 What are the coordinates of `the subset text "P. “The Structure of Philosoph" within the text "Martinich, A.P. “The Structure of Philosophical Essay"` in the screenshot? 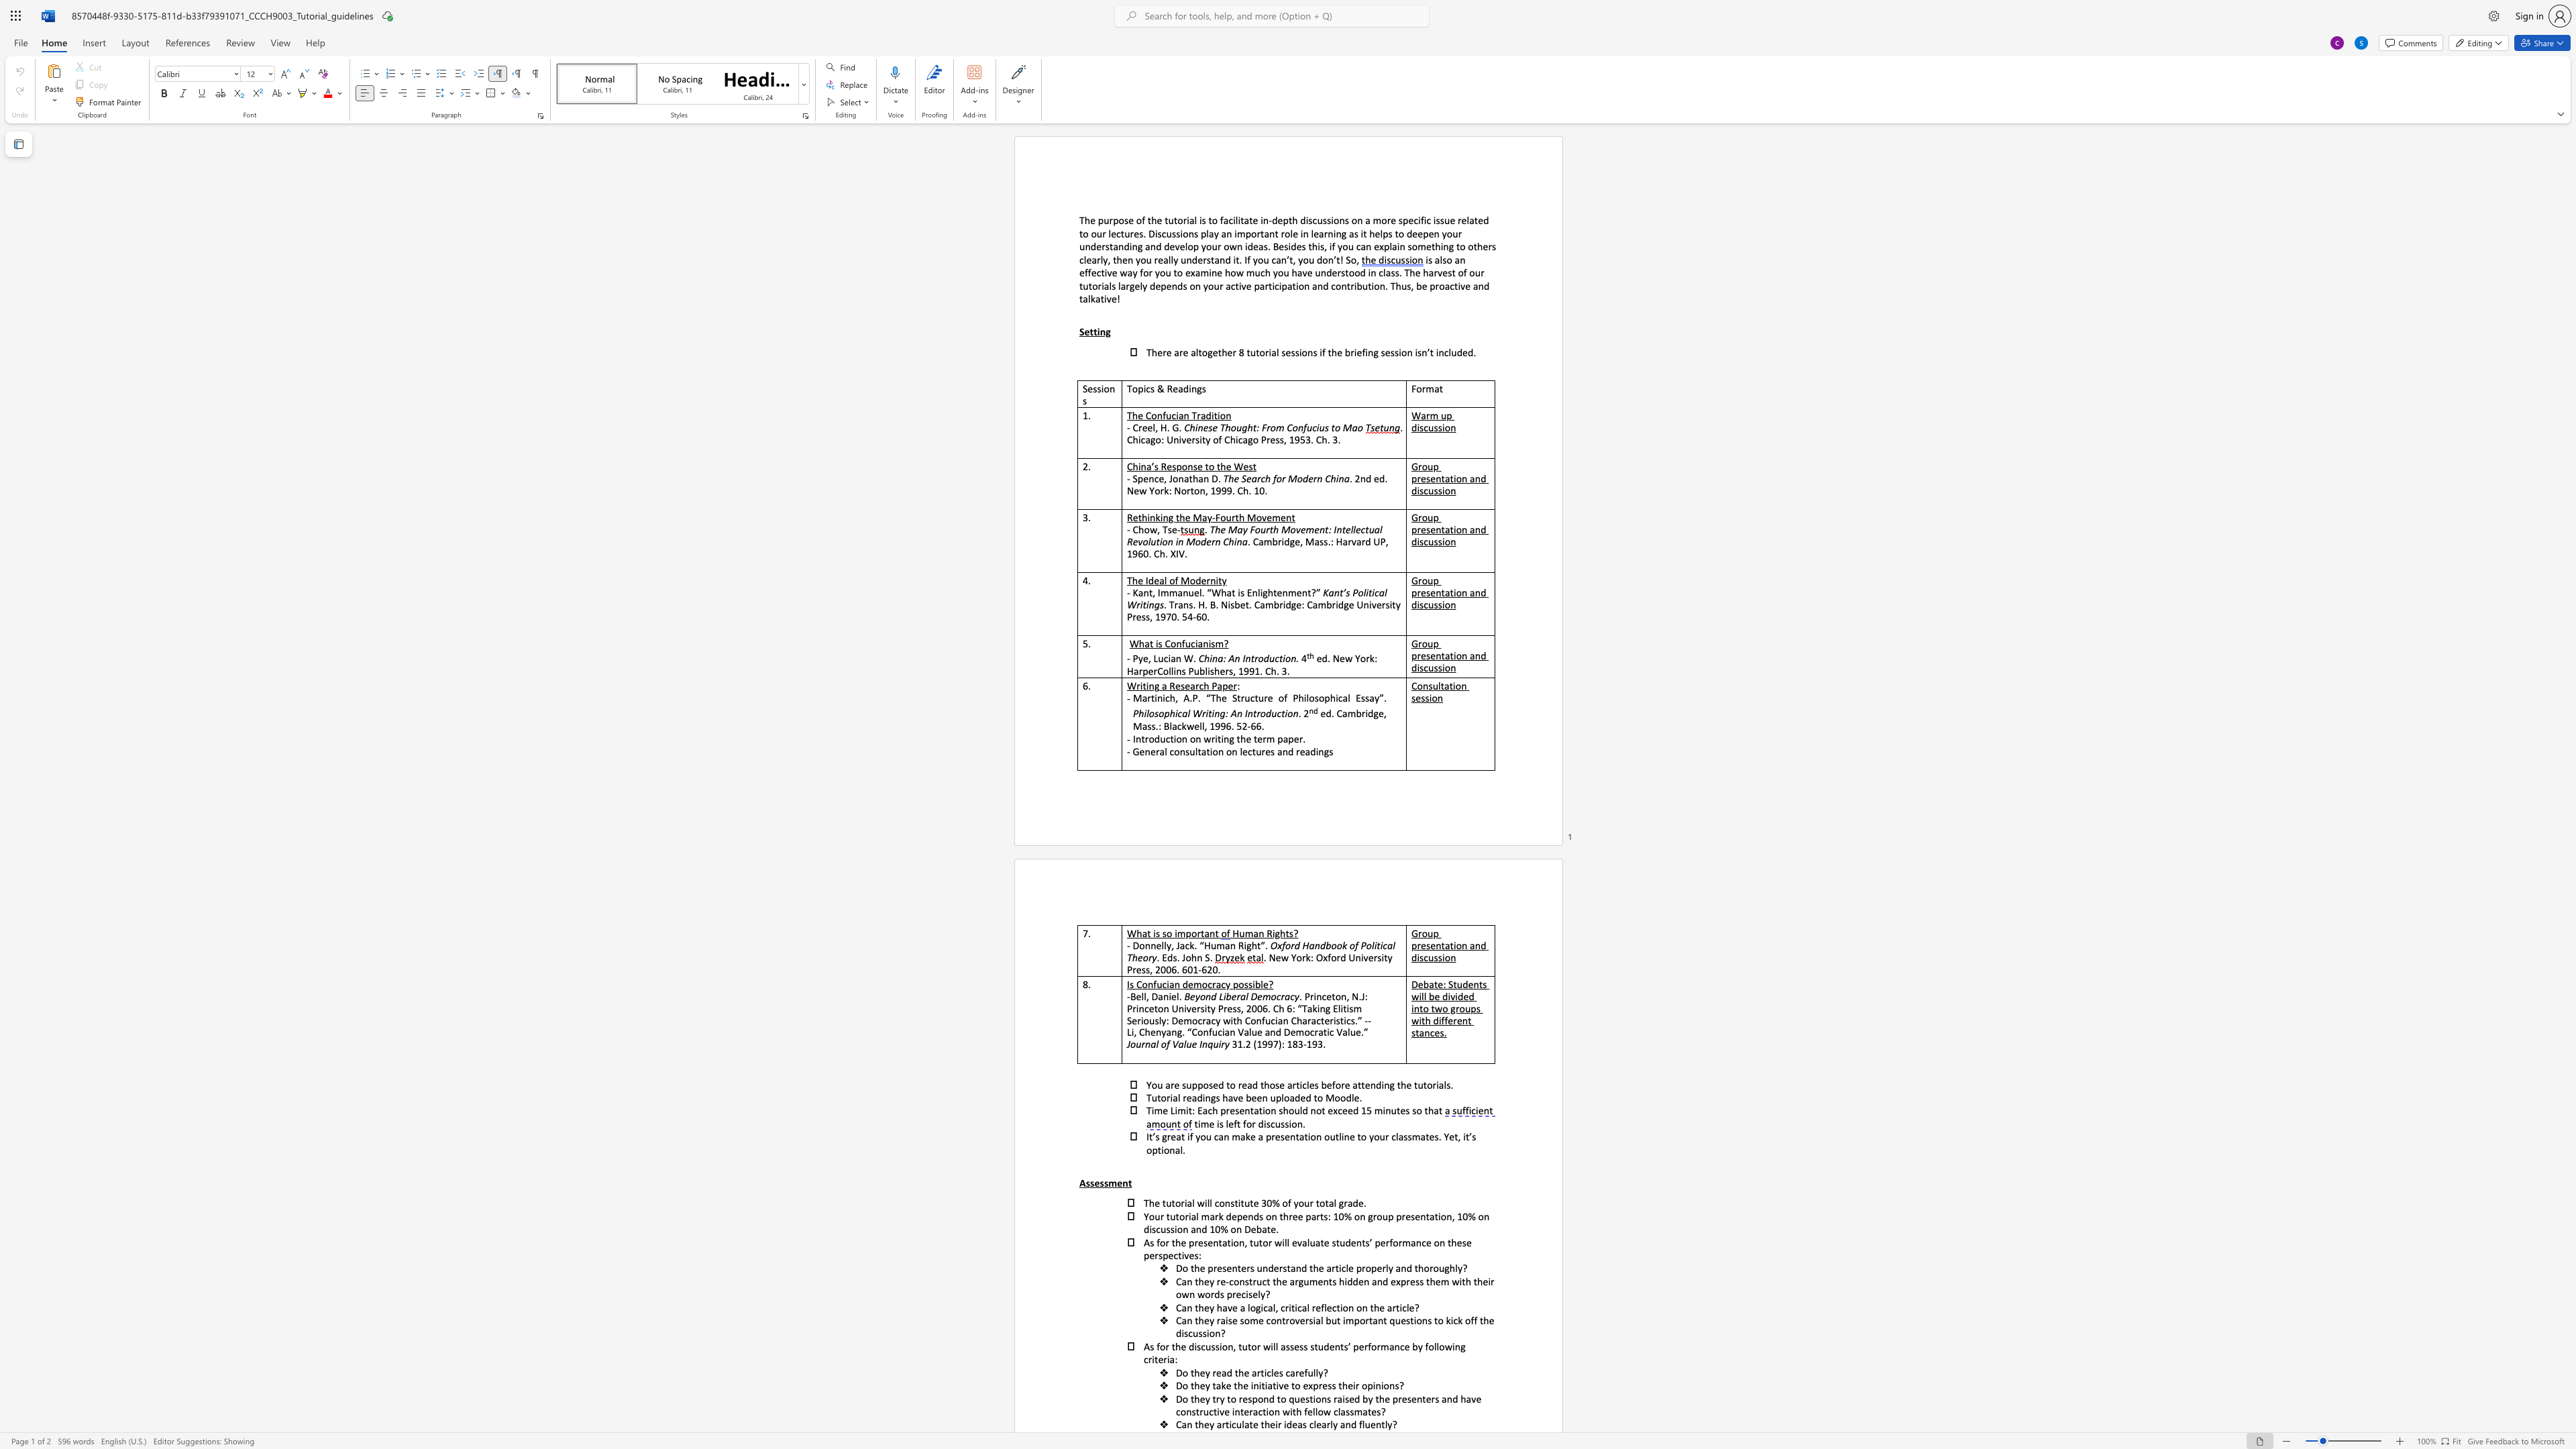 It's located at (1192, 697).